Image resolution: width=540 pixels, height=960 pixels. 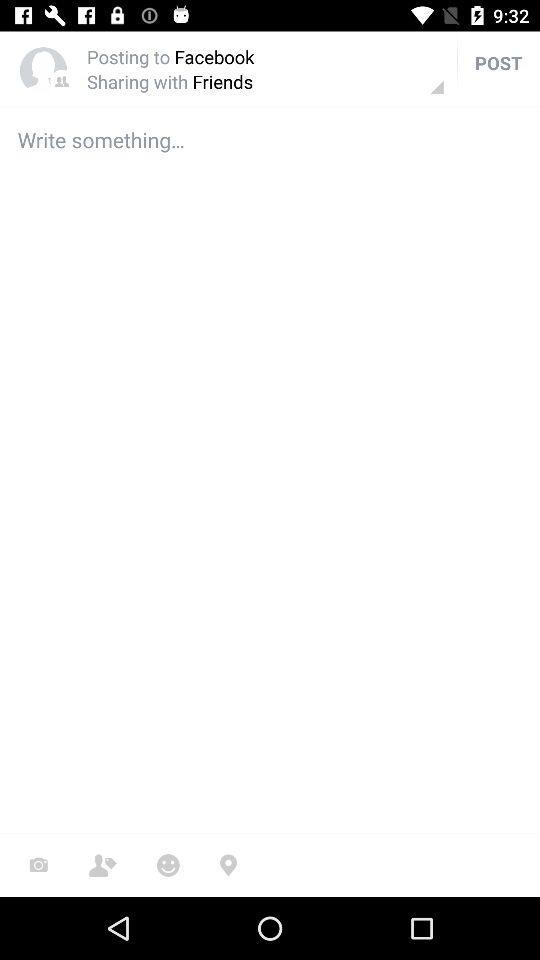 I want to click on the location icon, so click(x=227, y=864).